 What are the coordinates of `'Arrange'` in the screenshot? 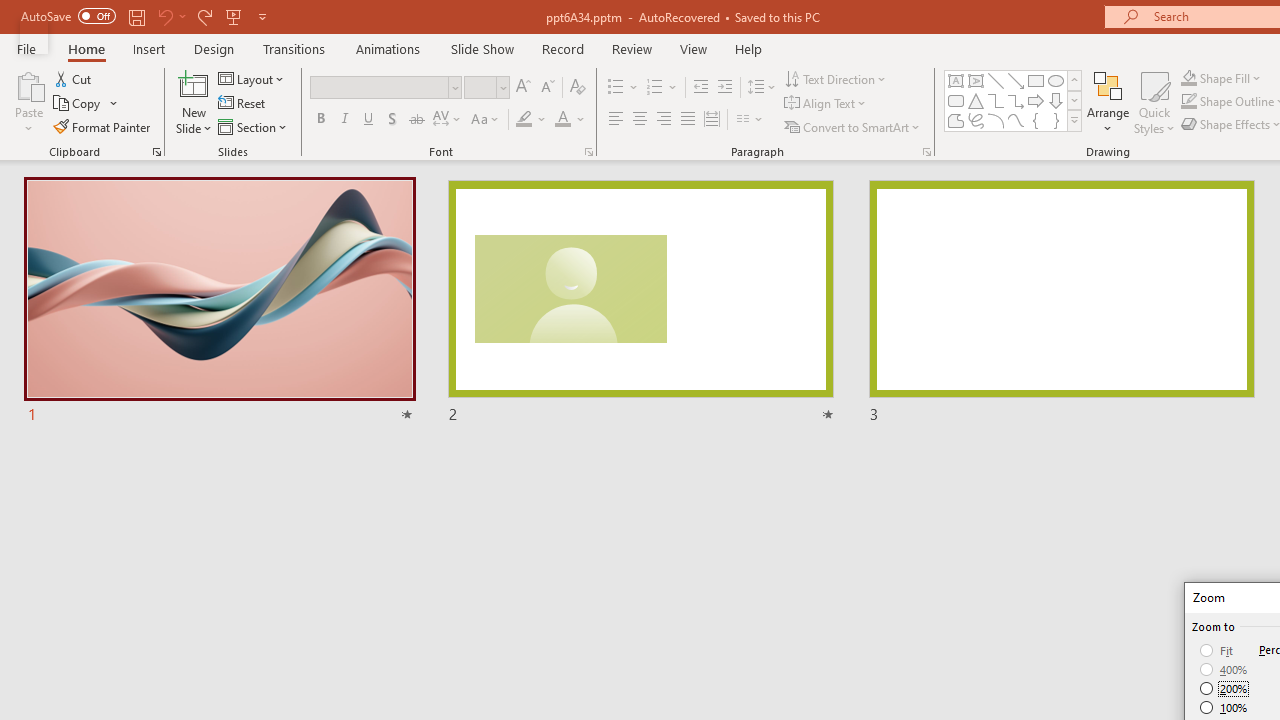 It's located at (1107, 103).